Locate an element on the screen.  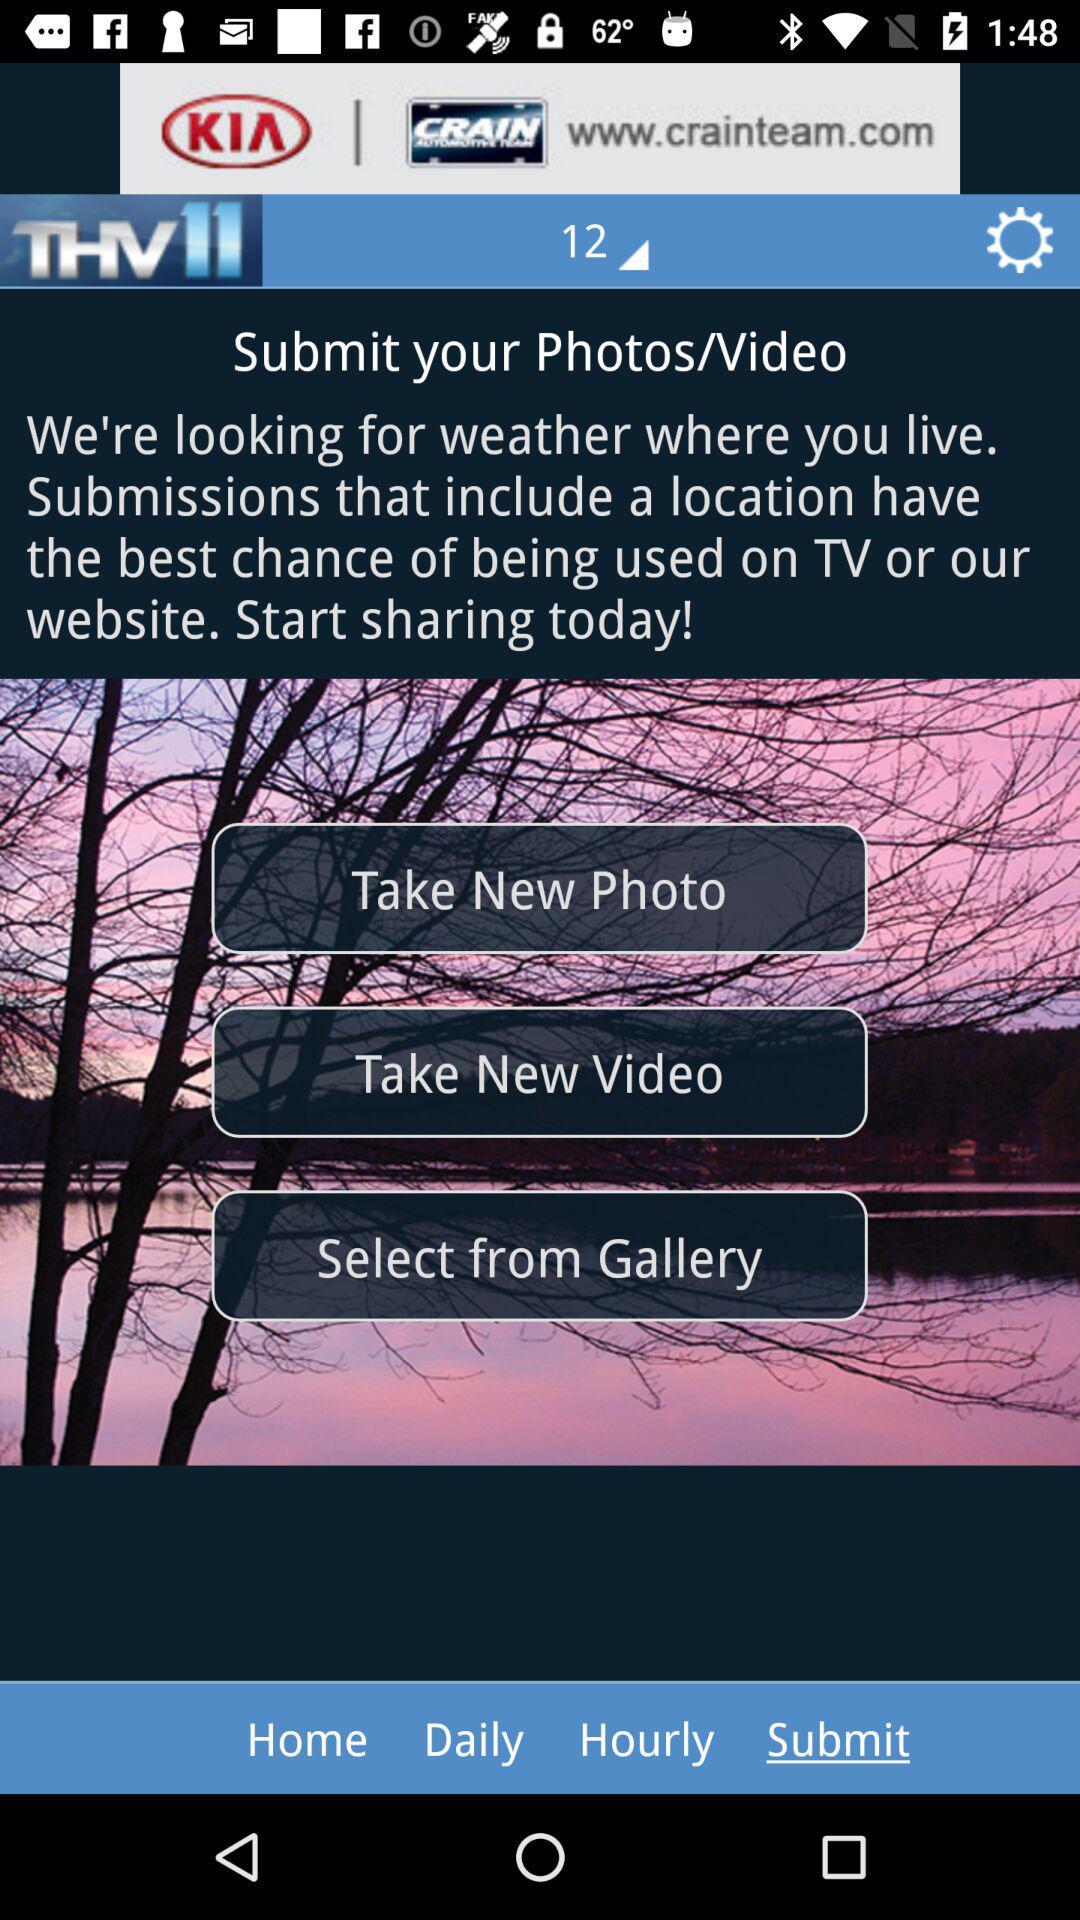
the 12 icon is located at coordinates (617, 240).